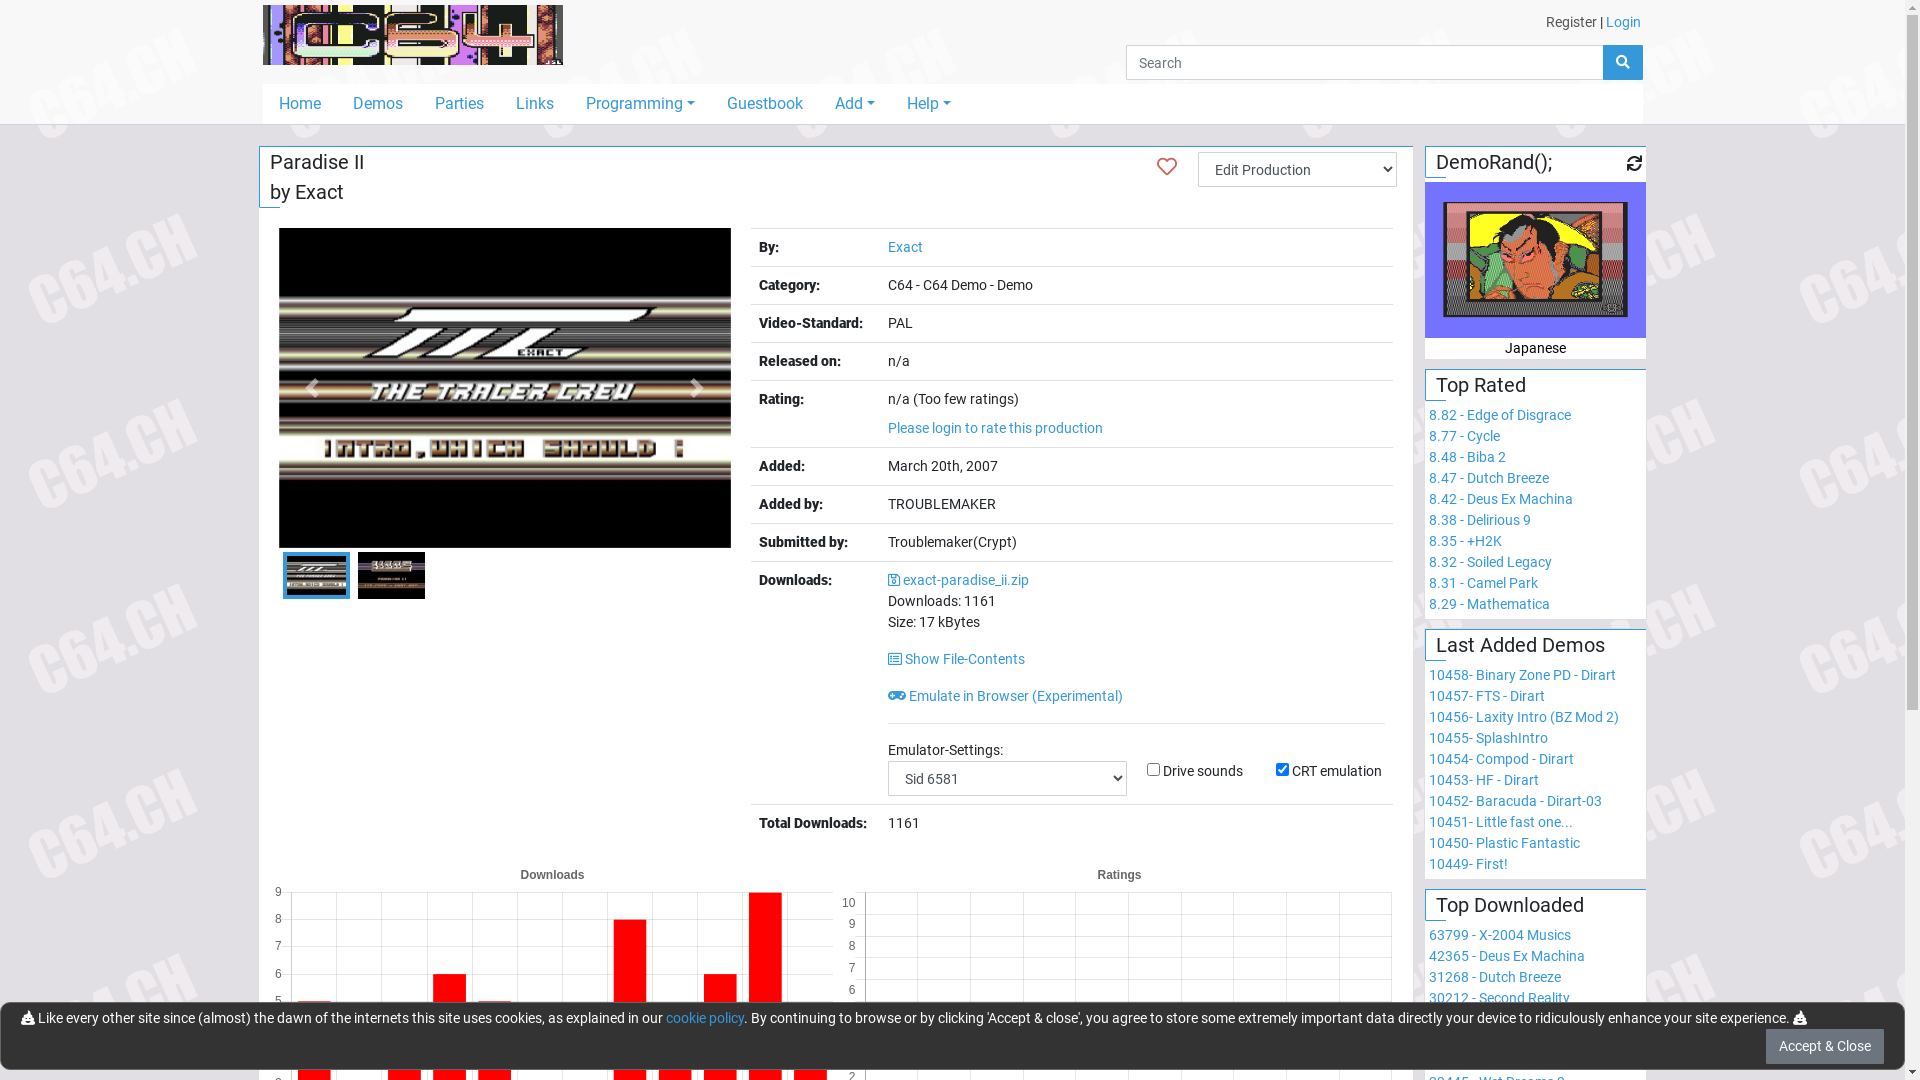 This screenshot has width=1920, height=1080. What do you see at coordinates (1507, 955) in the screenshot?
I see `'42365 - Deus Ex Machina'` at bounding box center [1507, 955].